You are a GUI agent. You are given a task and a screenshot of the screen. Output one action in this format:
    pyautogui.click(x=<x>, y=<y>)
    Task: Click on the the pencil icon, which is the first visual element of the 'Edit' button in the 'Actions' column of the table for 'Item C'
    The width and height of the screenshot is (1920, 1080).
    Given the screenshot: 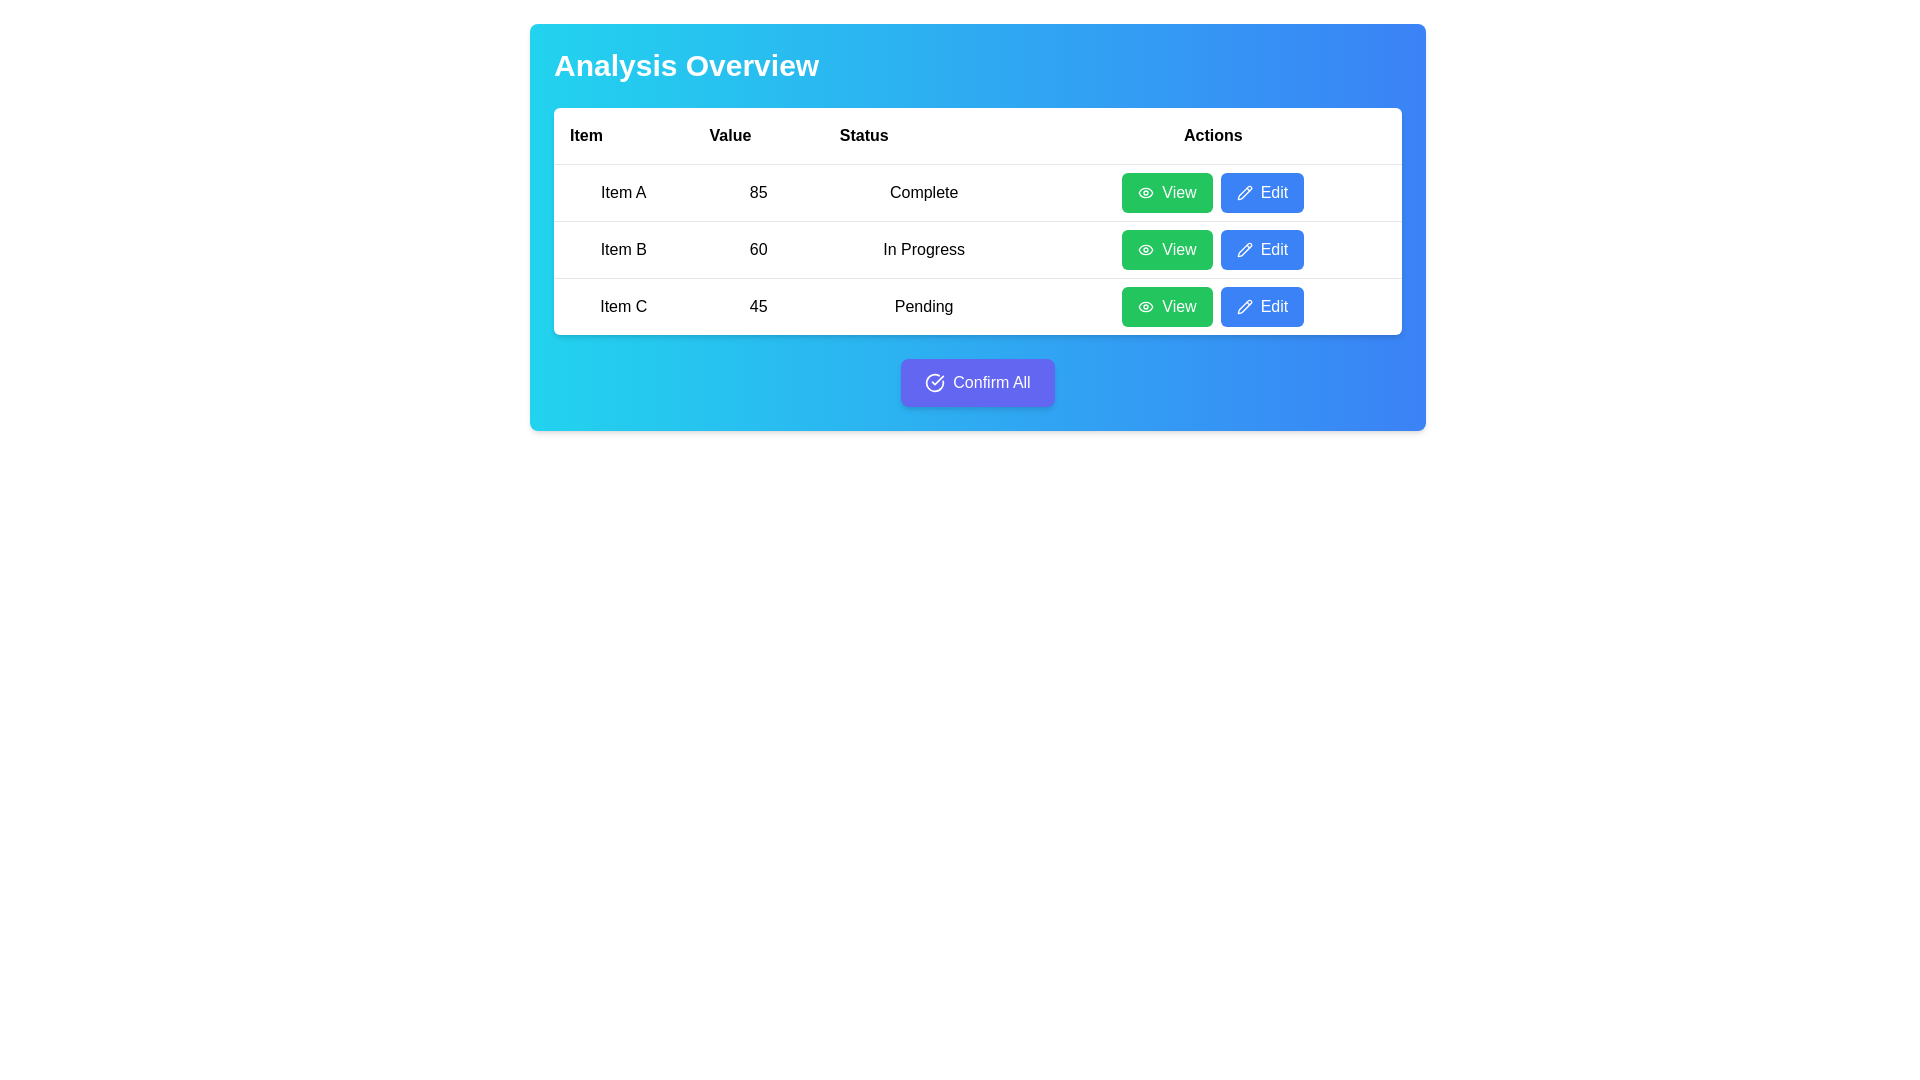 What is the action you would take?
    pyautogui.click(x=1243, y=307)
    